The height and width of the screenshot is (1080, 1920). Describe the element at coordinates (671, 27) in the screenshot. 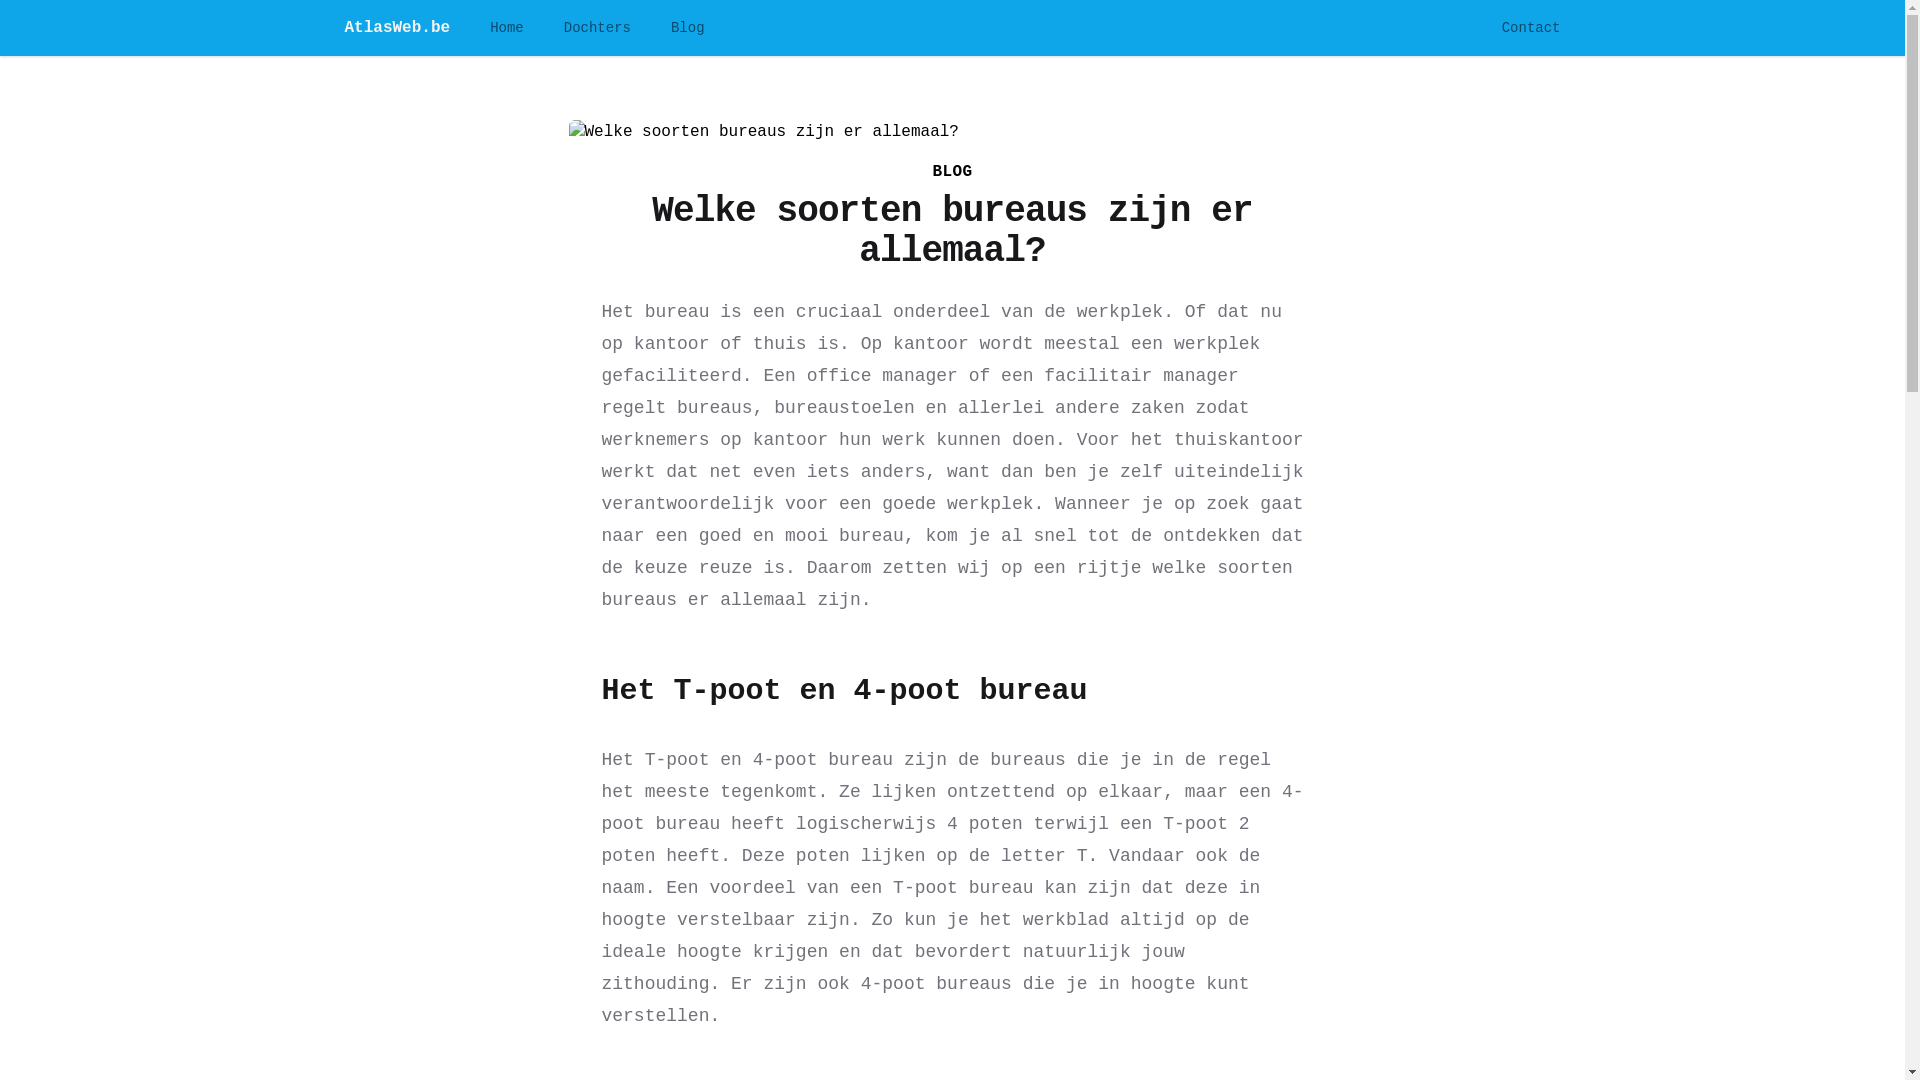

I see `'Blog'` at that location.